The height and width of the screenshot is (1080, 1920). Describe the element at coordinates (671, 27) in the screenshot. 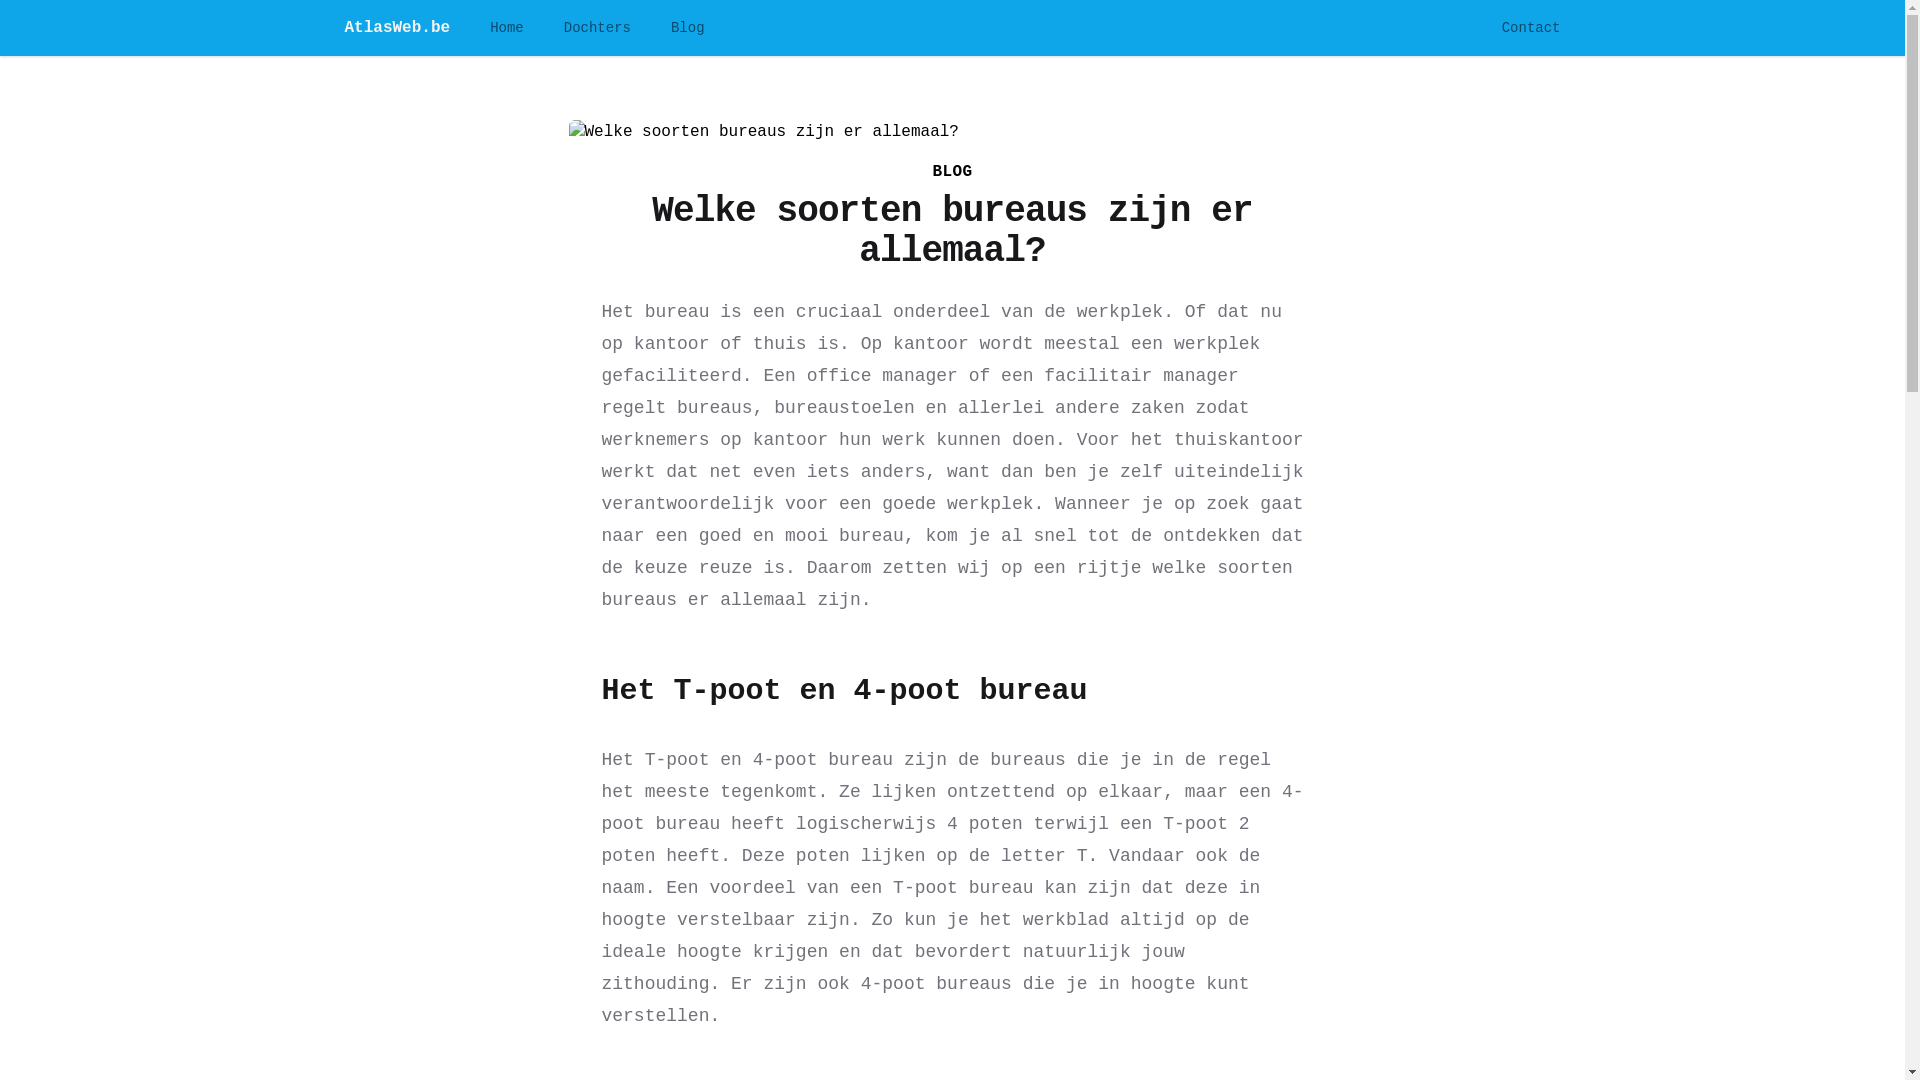

I see `'Blog'` at that location.